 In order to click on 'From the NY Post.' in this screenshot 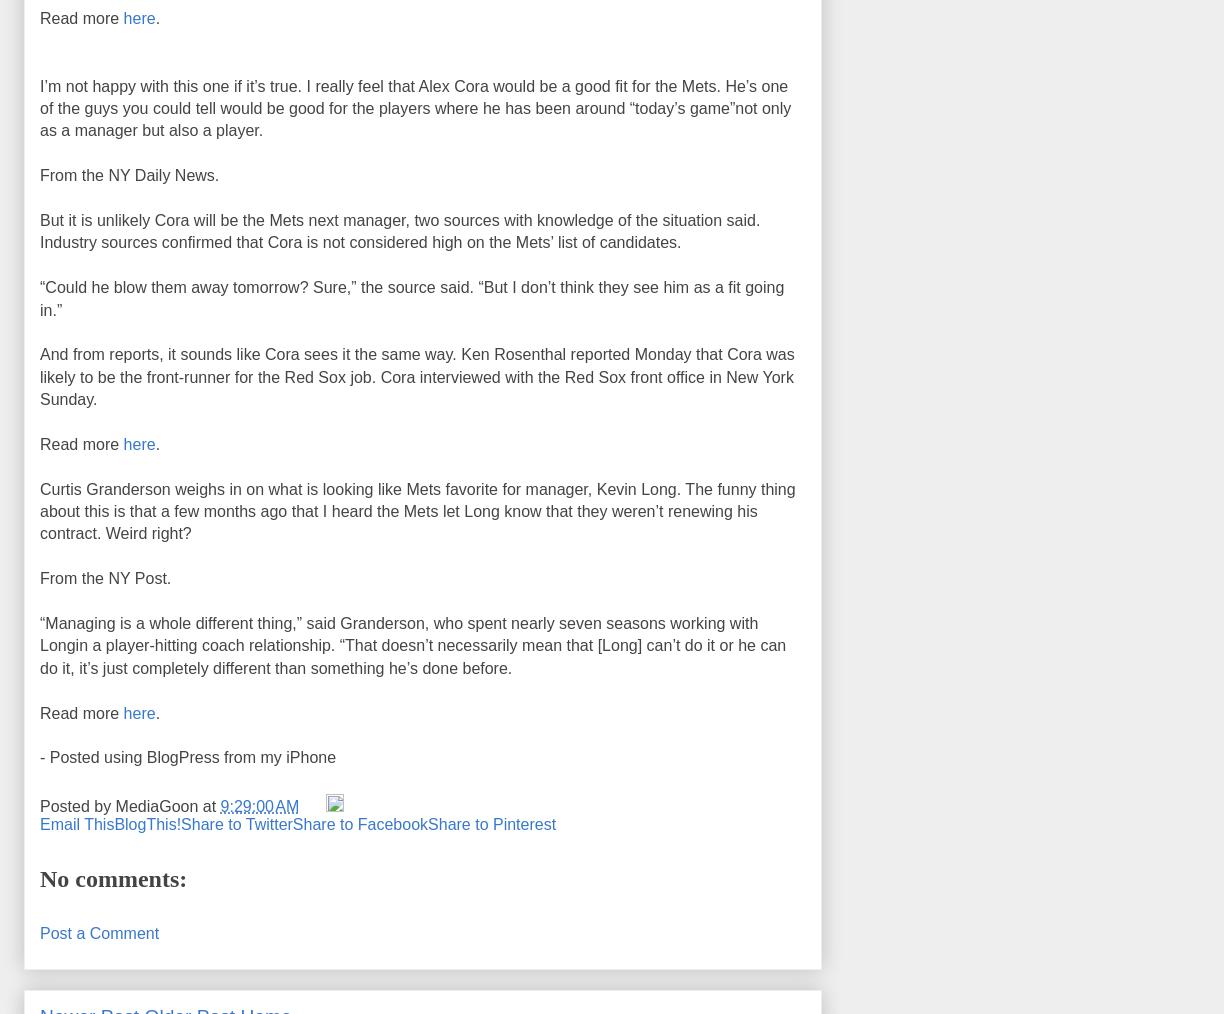, I will do `click(104, 577)`.